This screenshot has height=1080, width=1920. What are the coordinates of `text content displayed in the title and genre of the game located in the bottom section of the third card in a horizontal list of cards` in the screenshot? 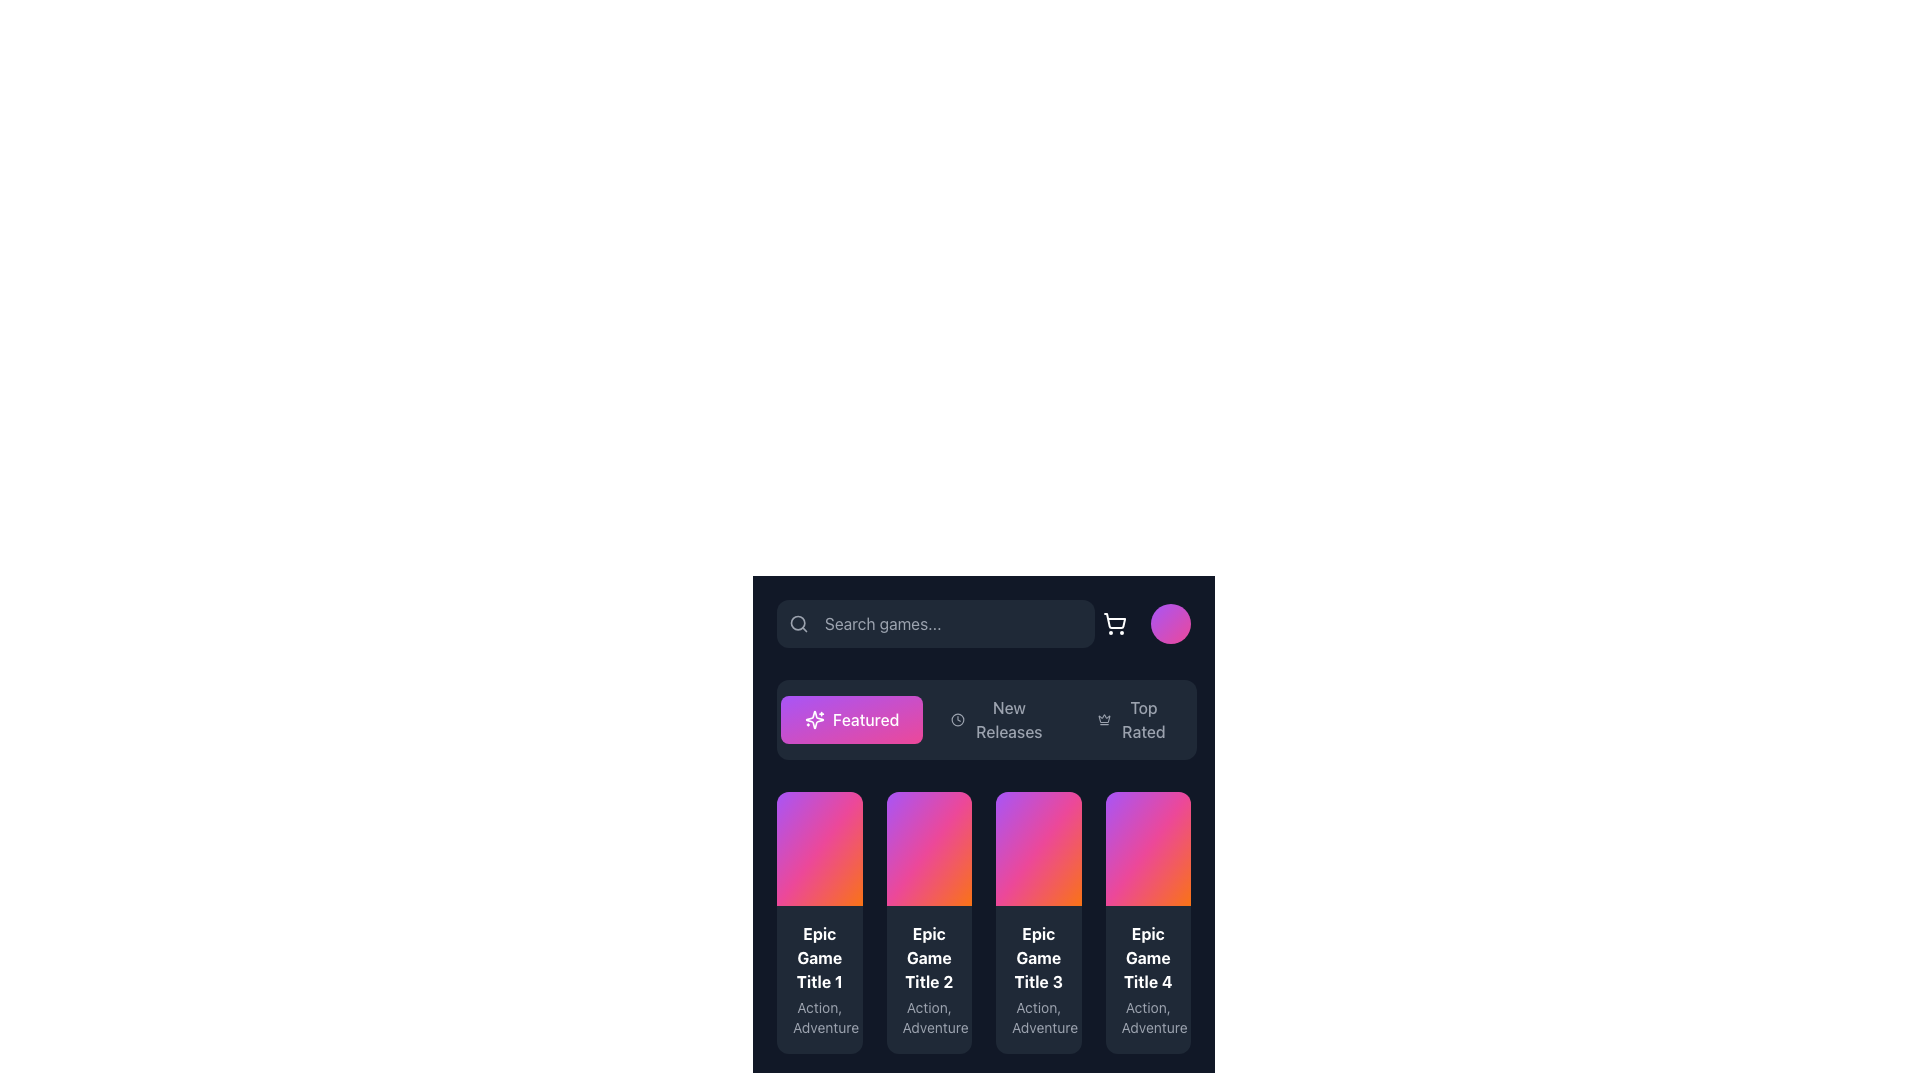 It's located at (1038, 978).